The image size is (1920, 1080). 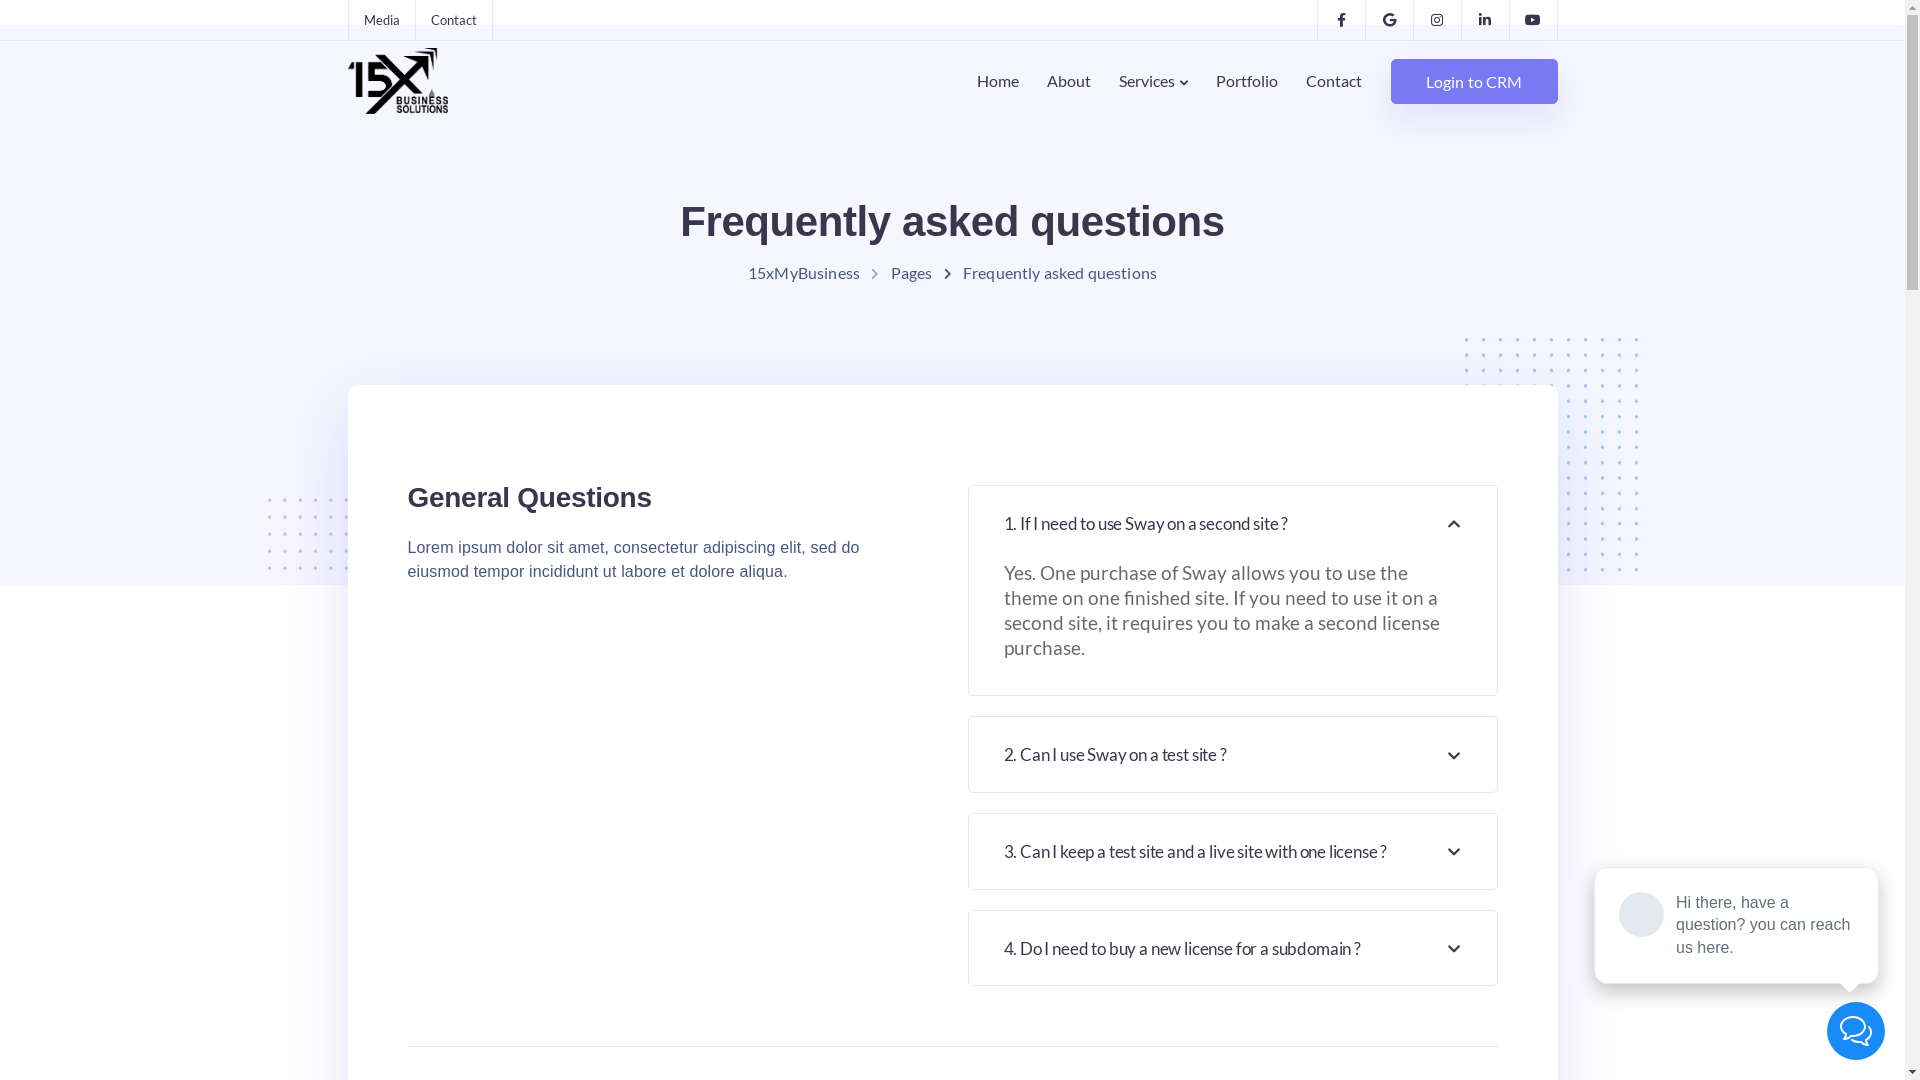 I want to click on 'Login to CRM', so click(x=482, y=458).